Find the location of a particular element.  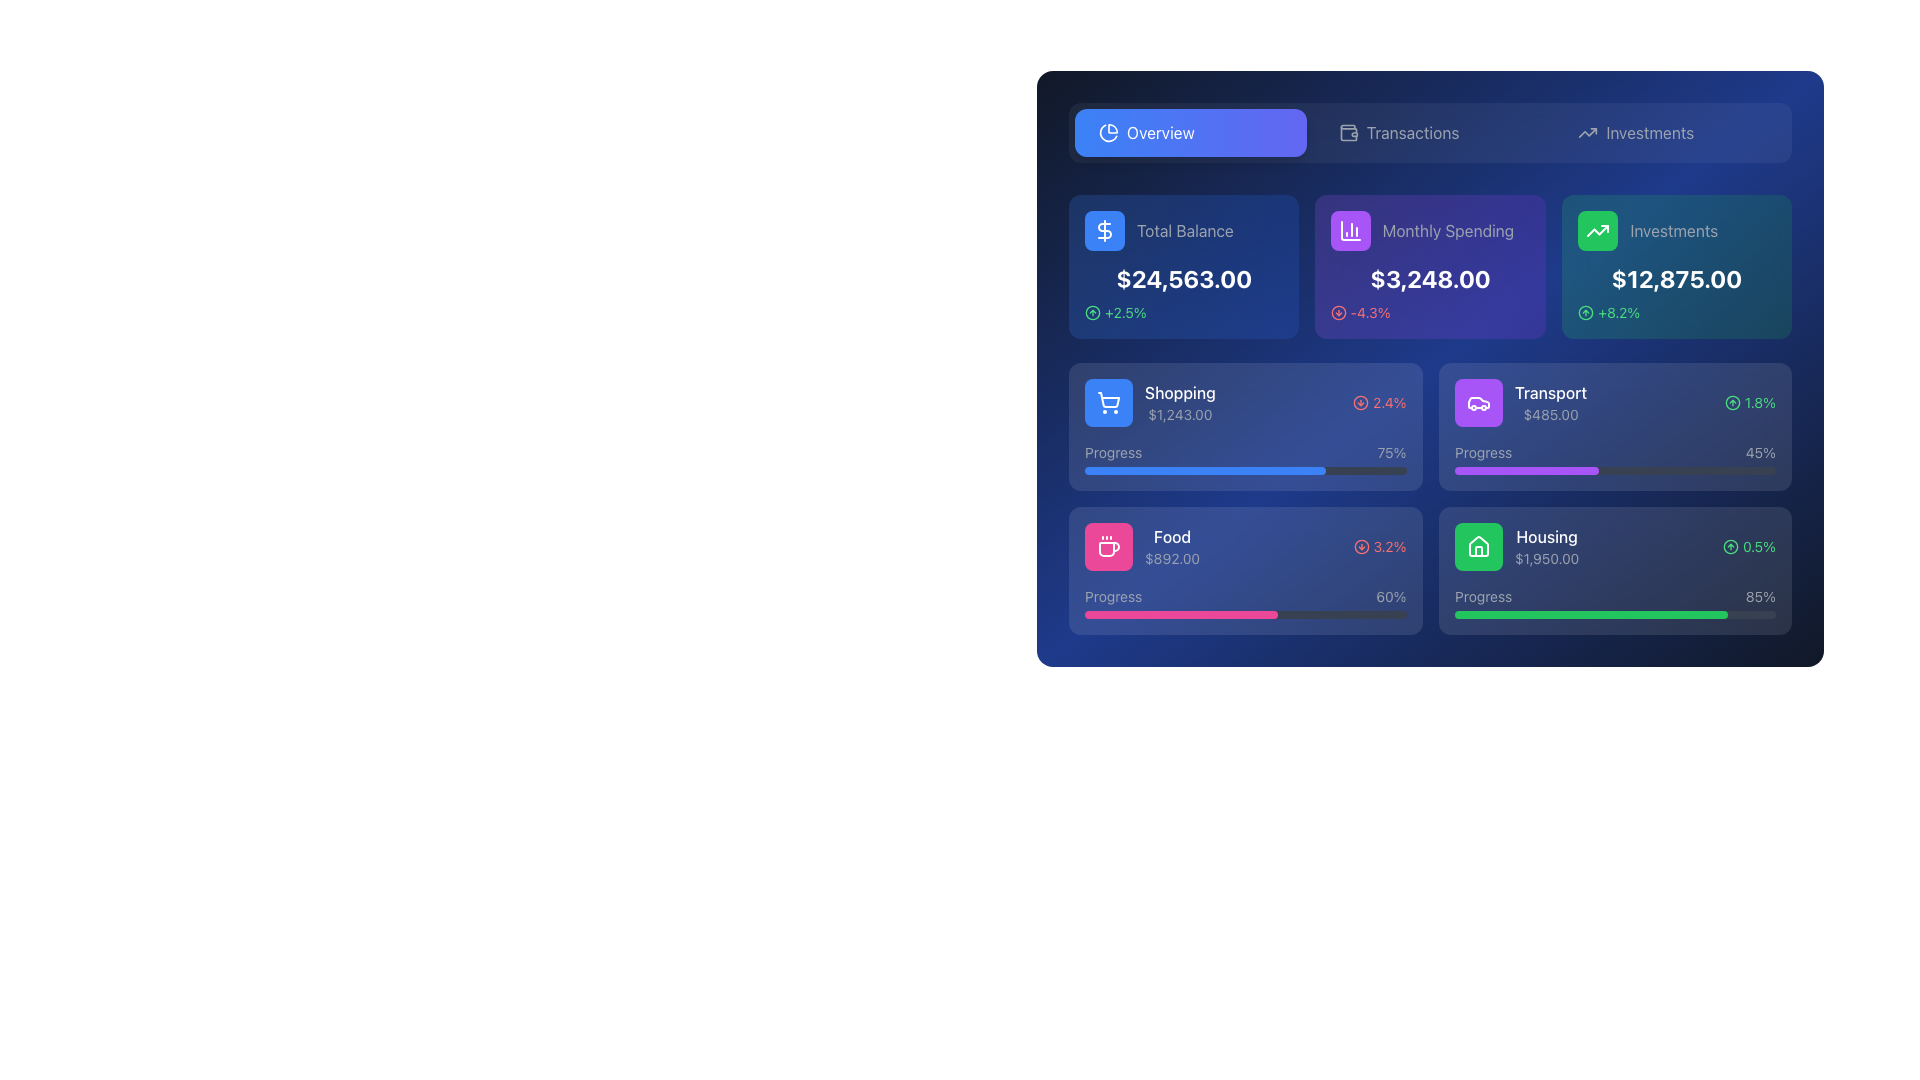

the text label displaying 'Transport' and '$485.00' by moving the cursor to its center point is located at coordinates (1549, 402).